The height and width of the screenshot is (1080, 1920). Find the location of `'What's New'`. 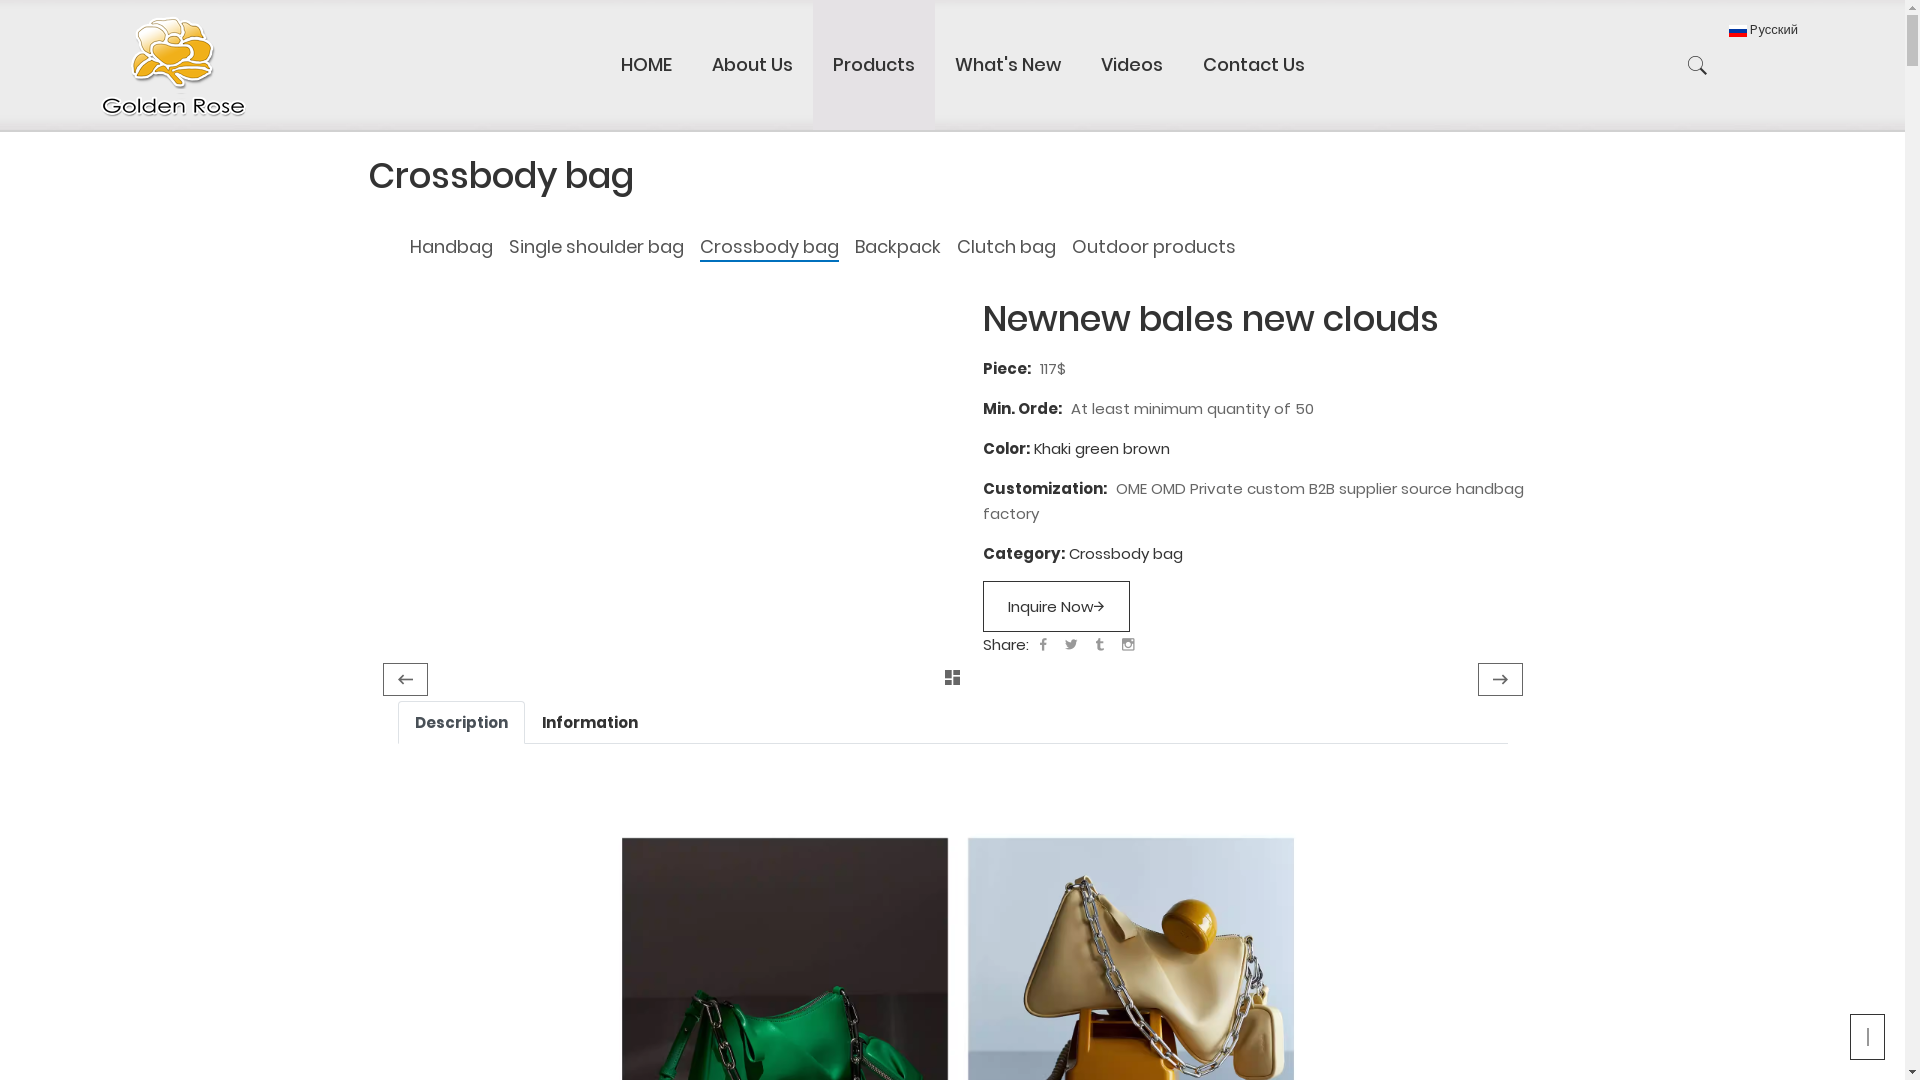

'What's New' is located at coordinates (1008, 64).